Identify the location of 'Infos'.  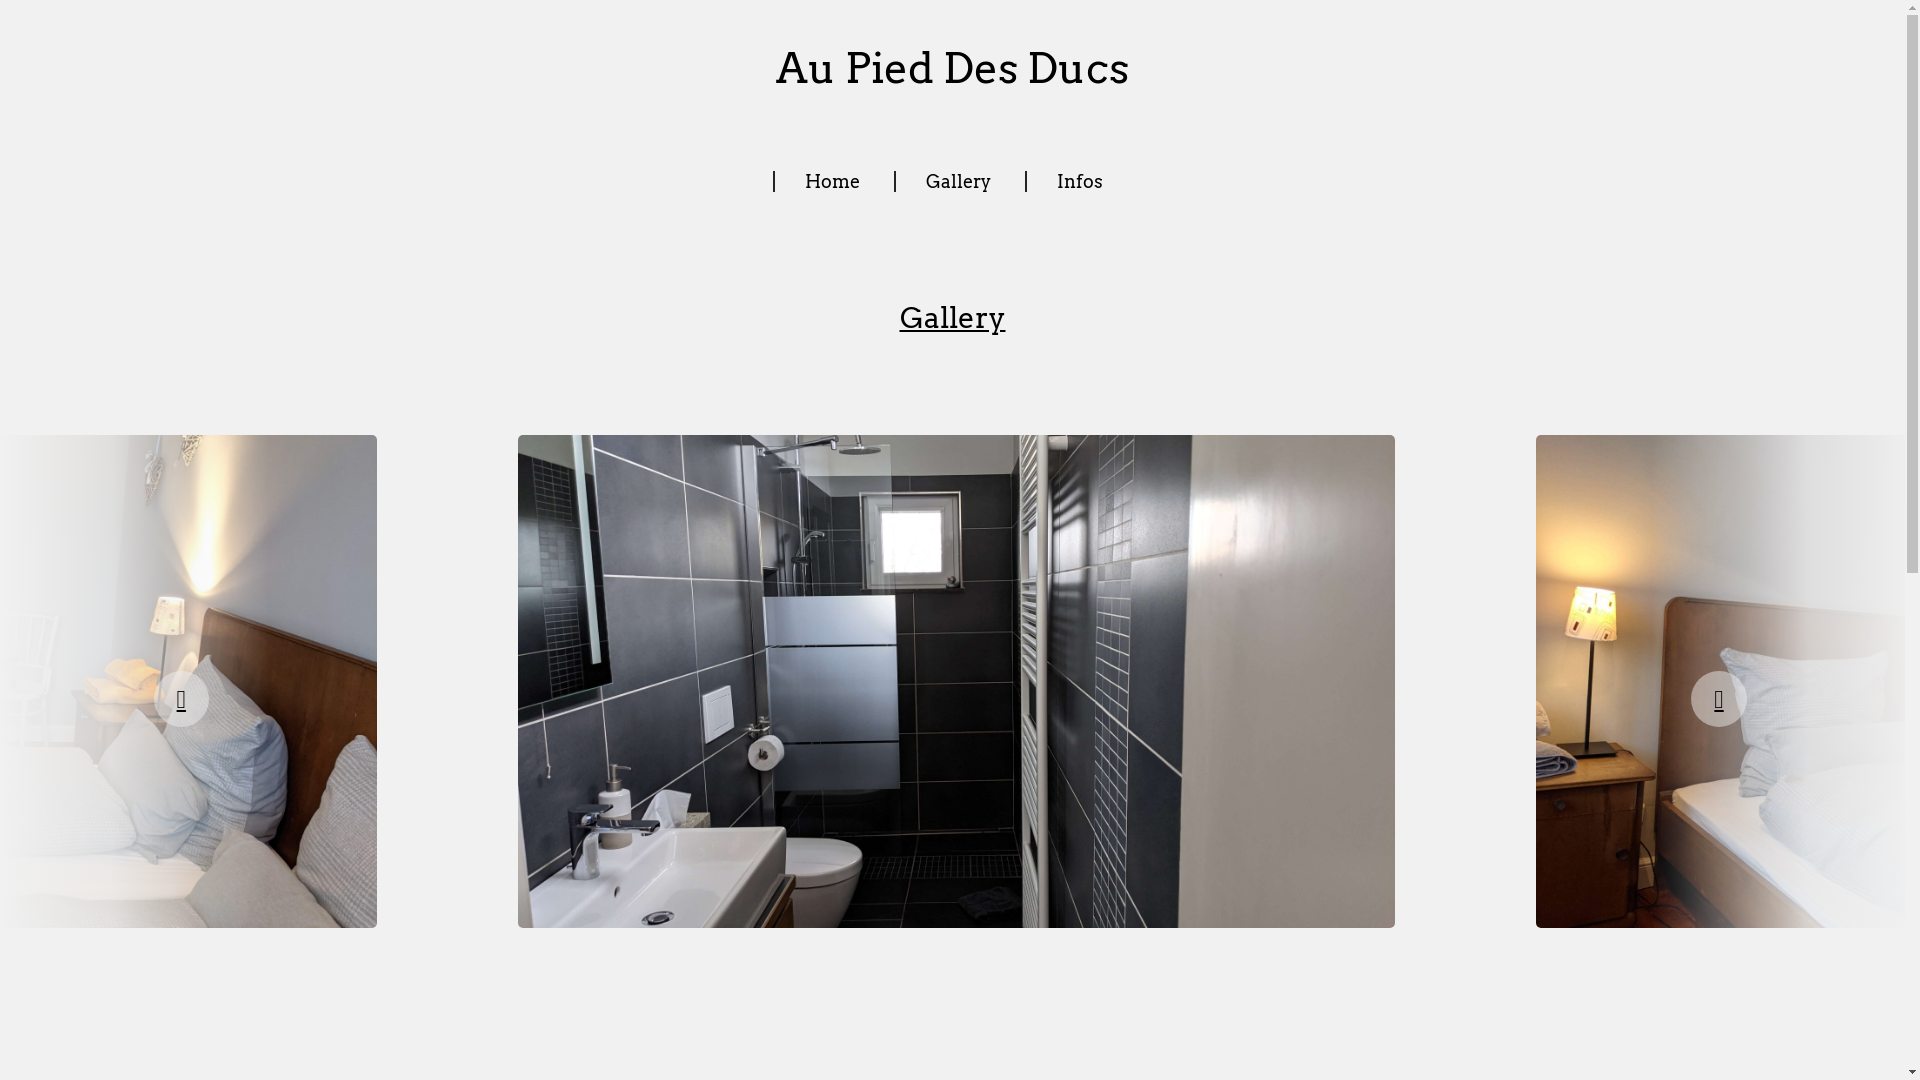
(1078, 181).